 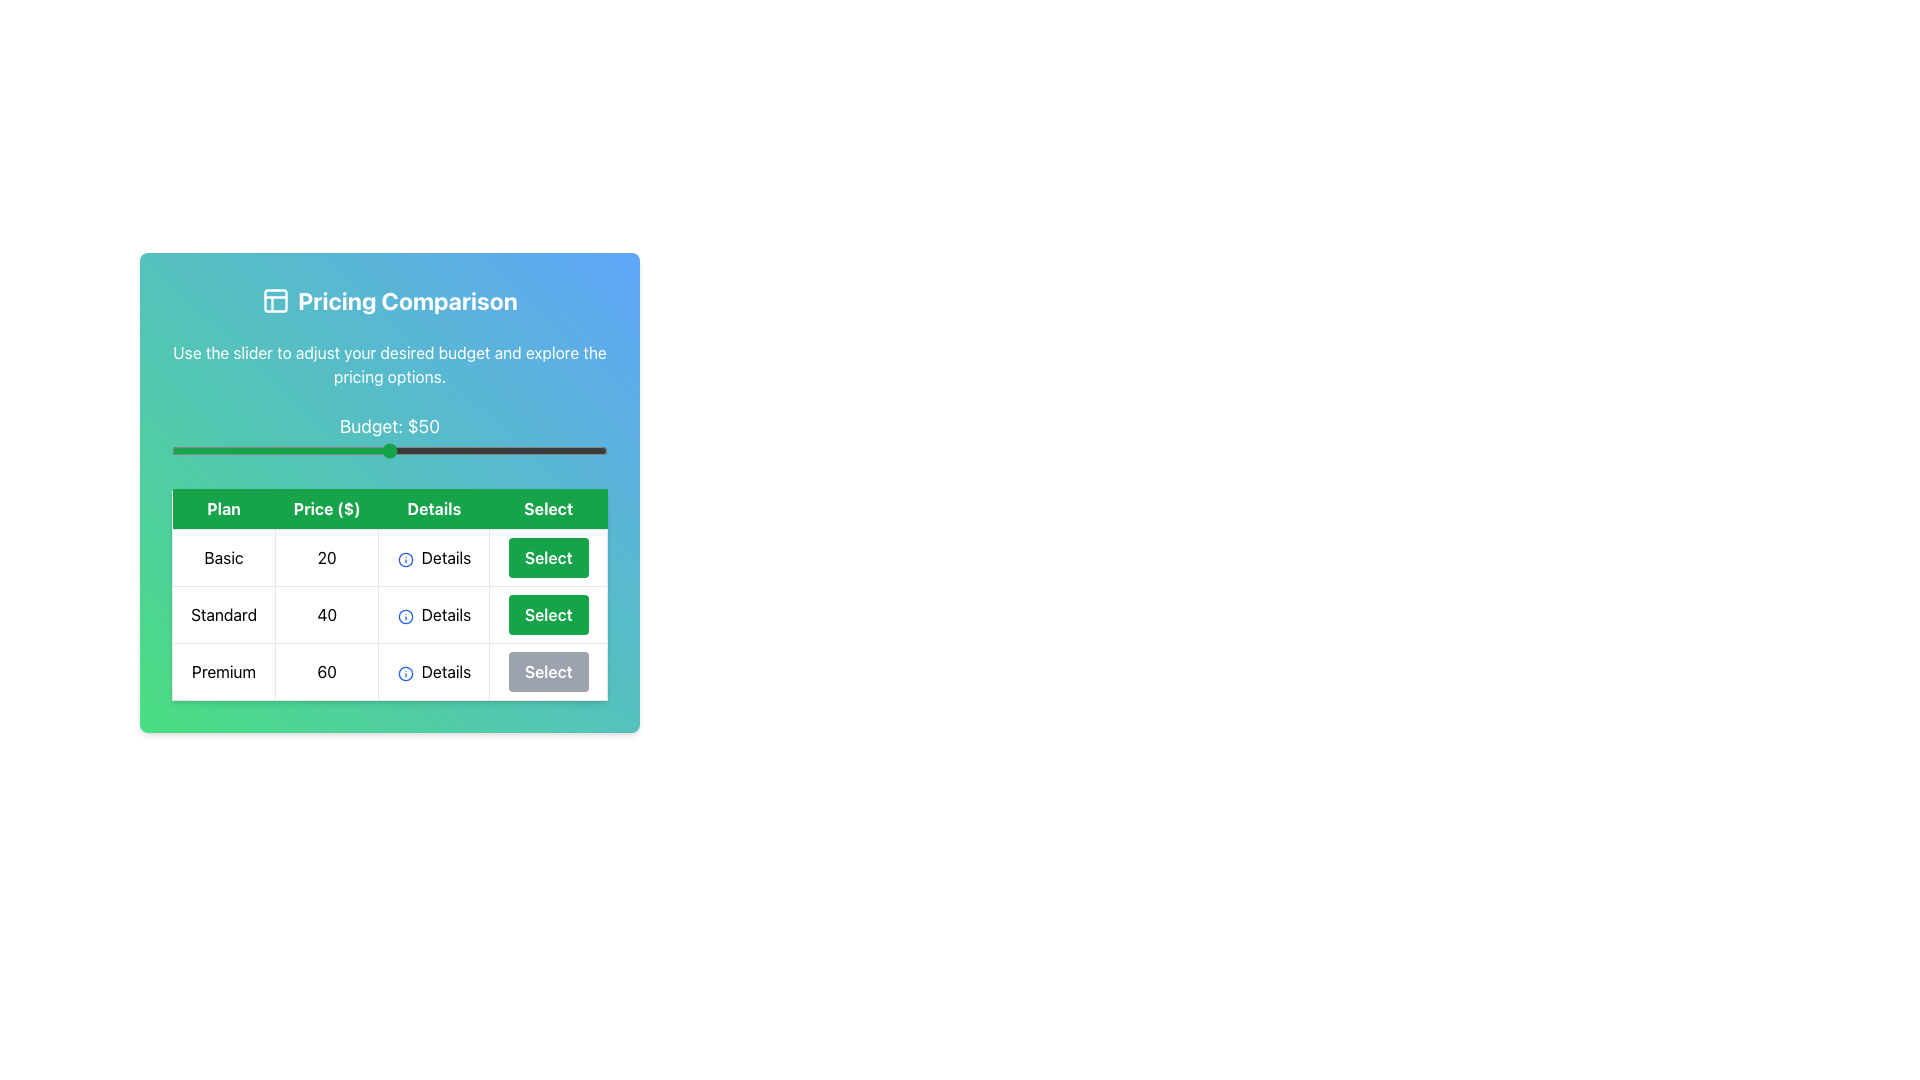 I want to click on the green 'Select' button with white text located in the first row of the table, aligned with the 'Price ($)' and 'Details' columns, so click(x=548, y=558).